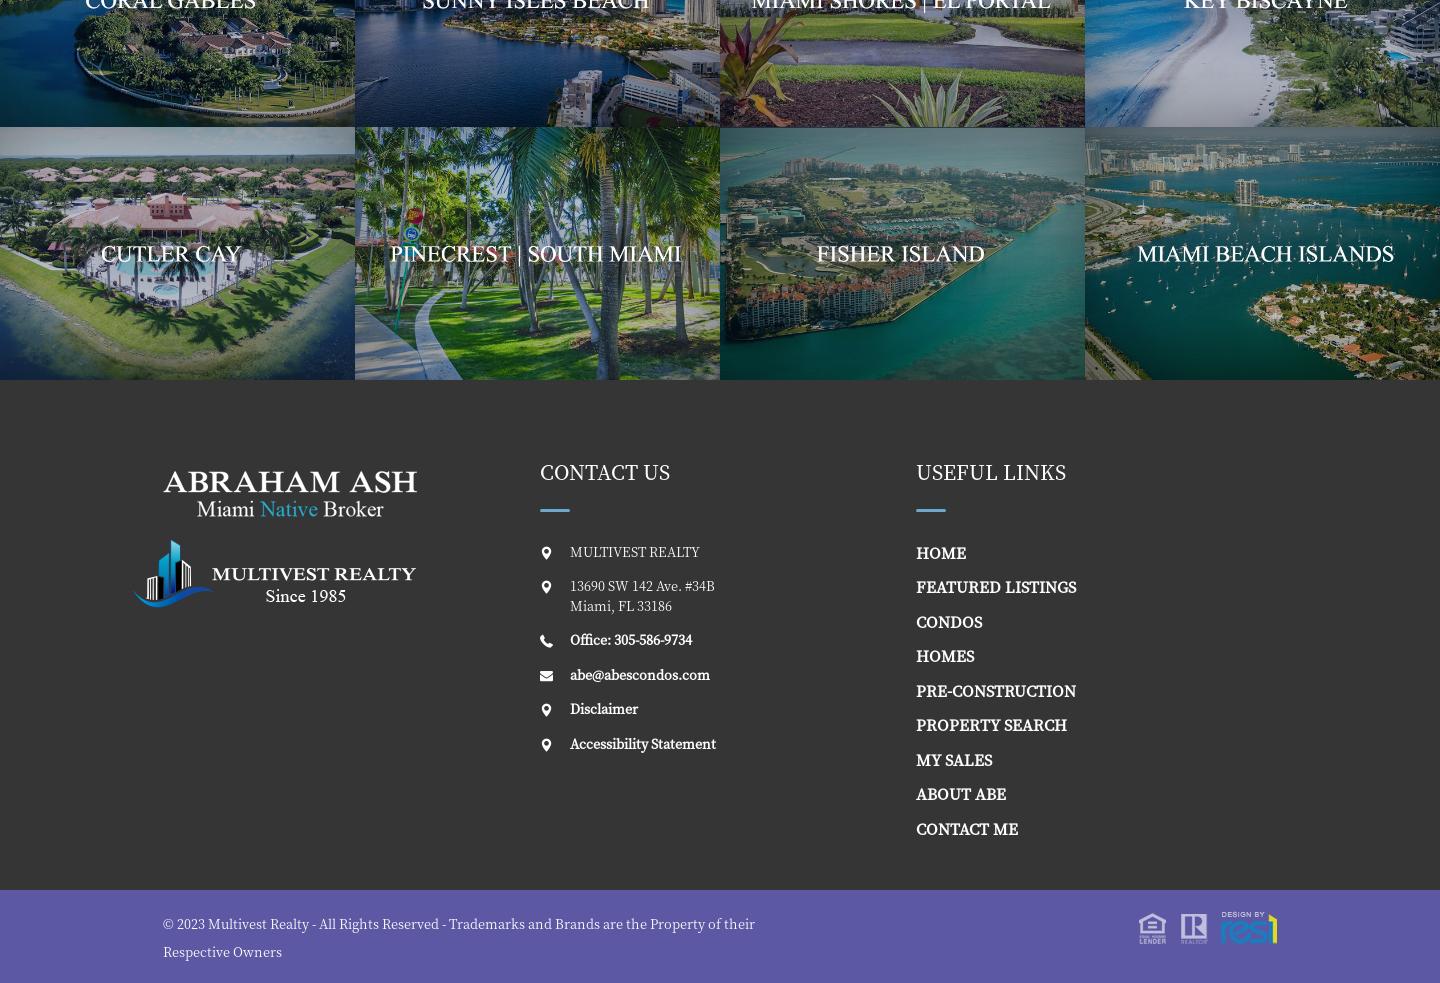 The width and height of the screenshot is (1440, 983). What do you see at coordinates (623, 604) in the screenshot?
I see `'FL'` at bounding box center [623, 604].